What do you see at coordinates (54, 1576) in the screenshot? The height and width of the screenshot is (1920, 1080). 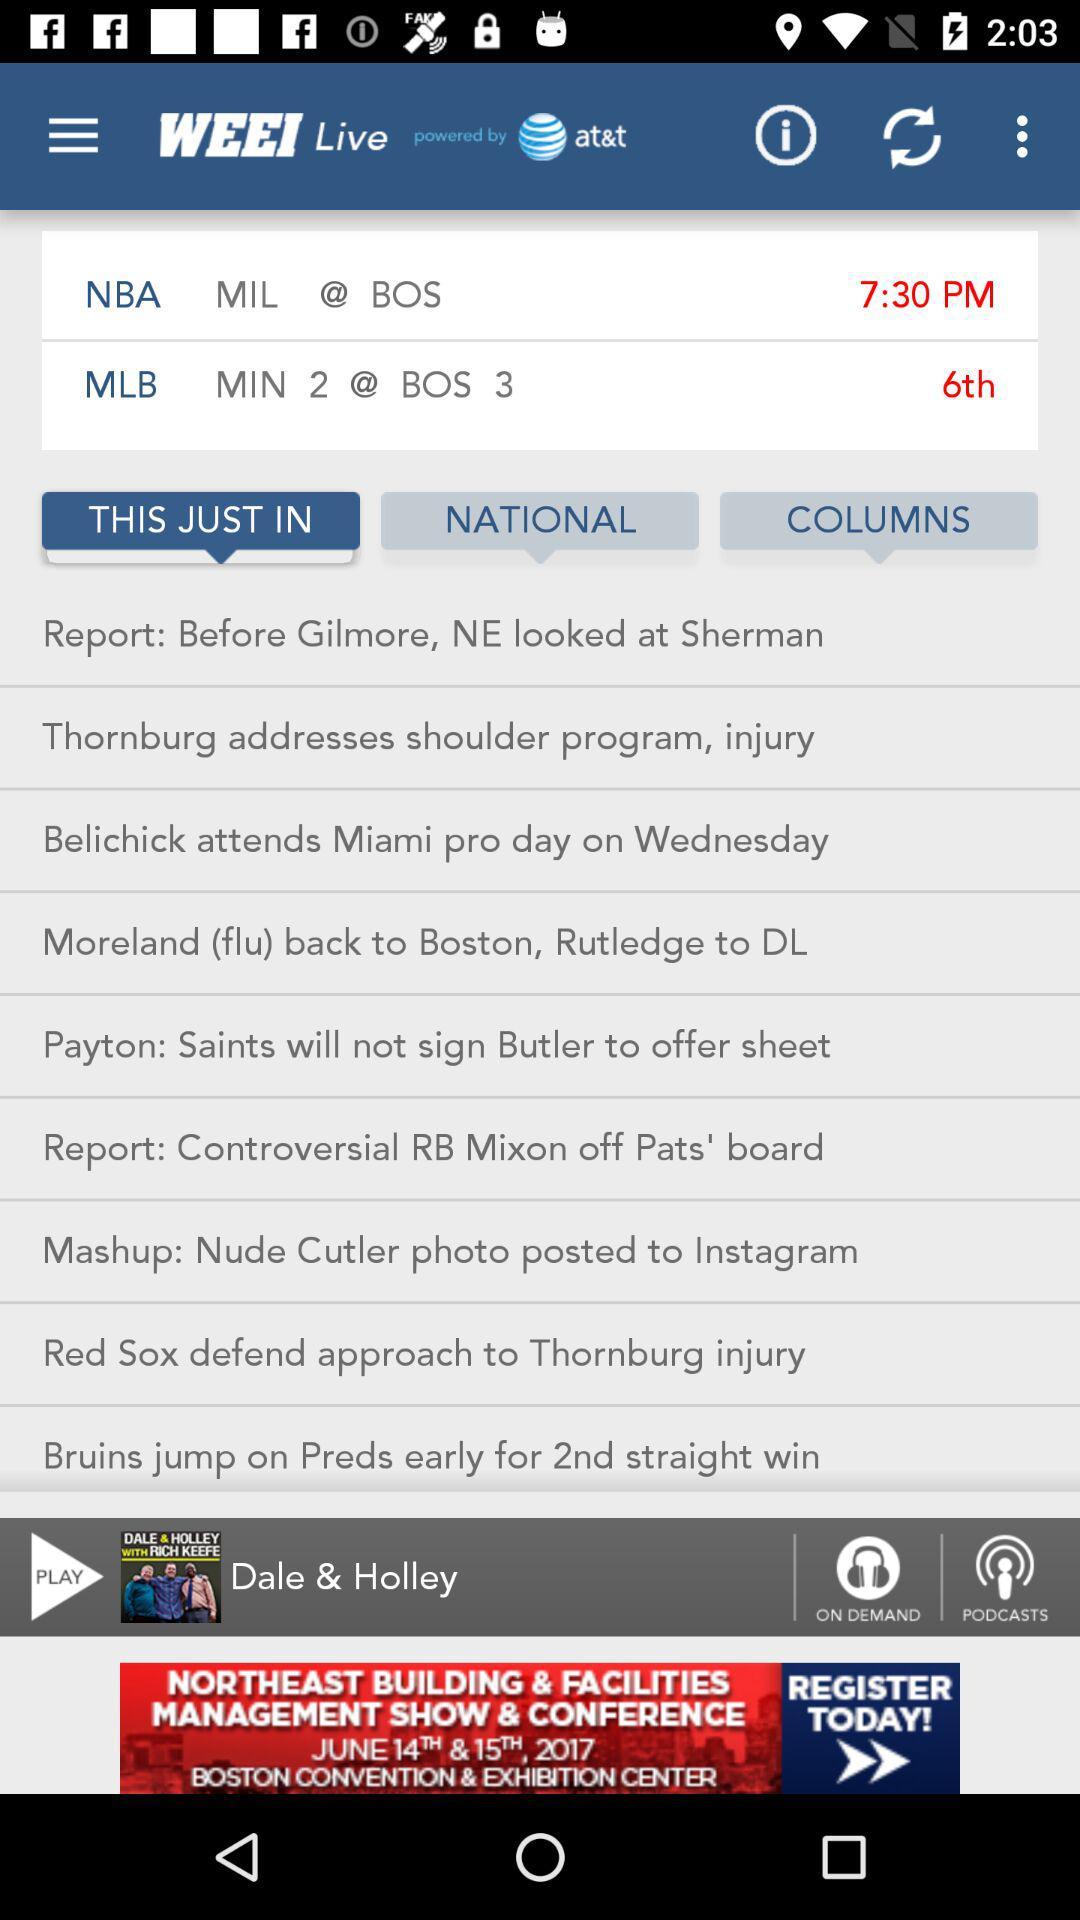 I see `the play icon` at bounding box center [54, 1576].